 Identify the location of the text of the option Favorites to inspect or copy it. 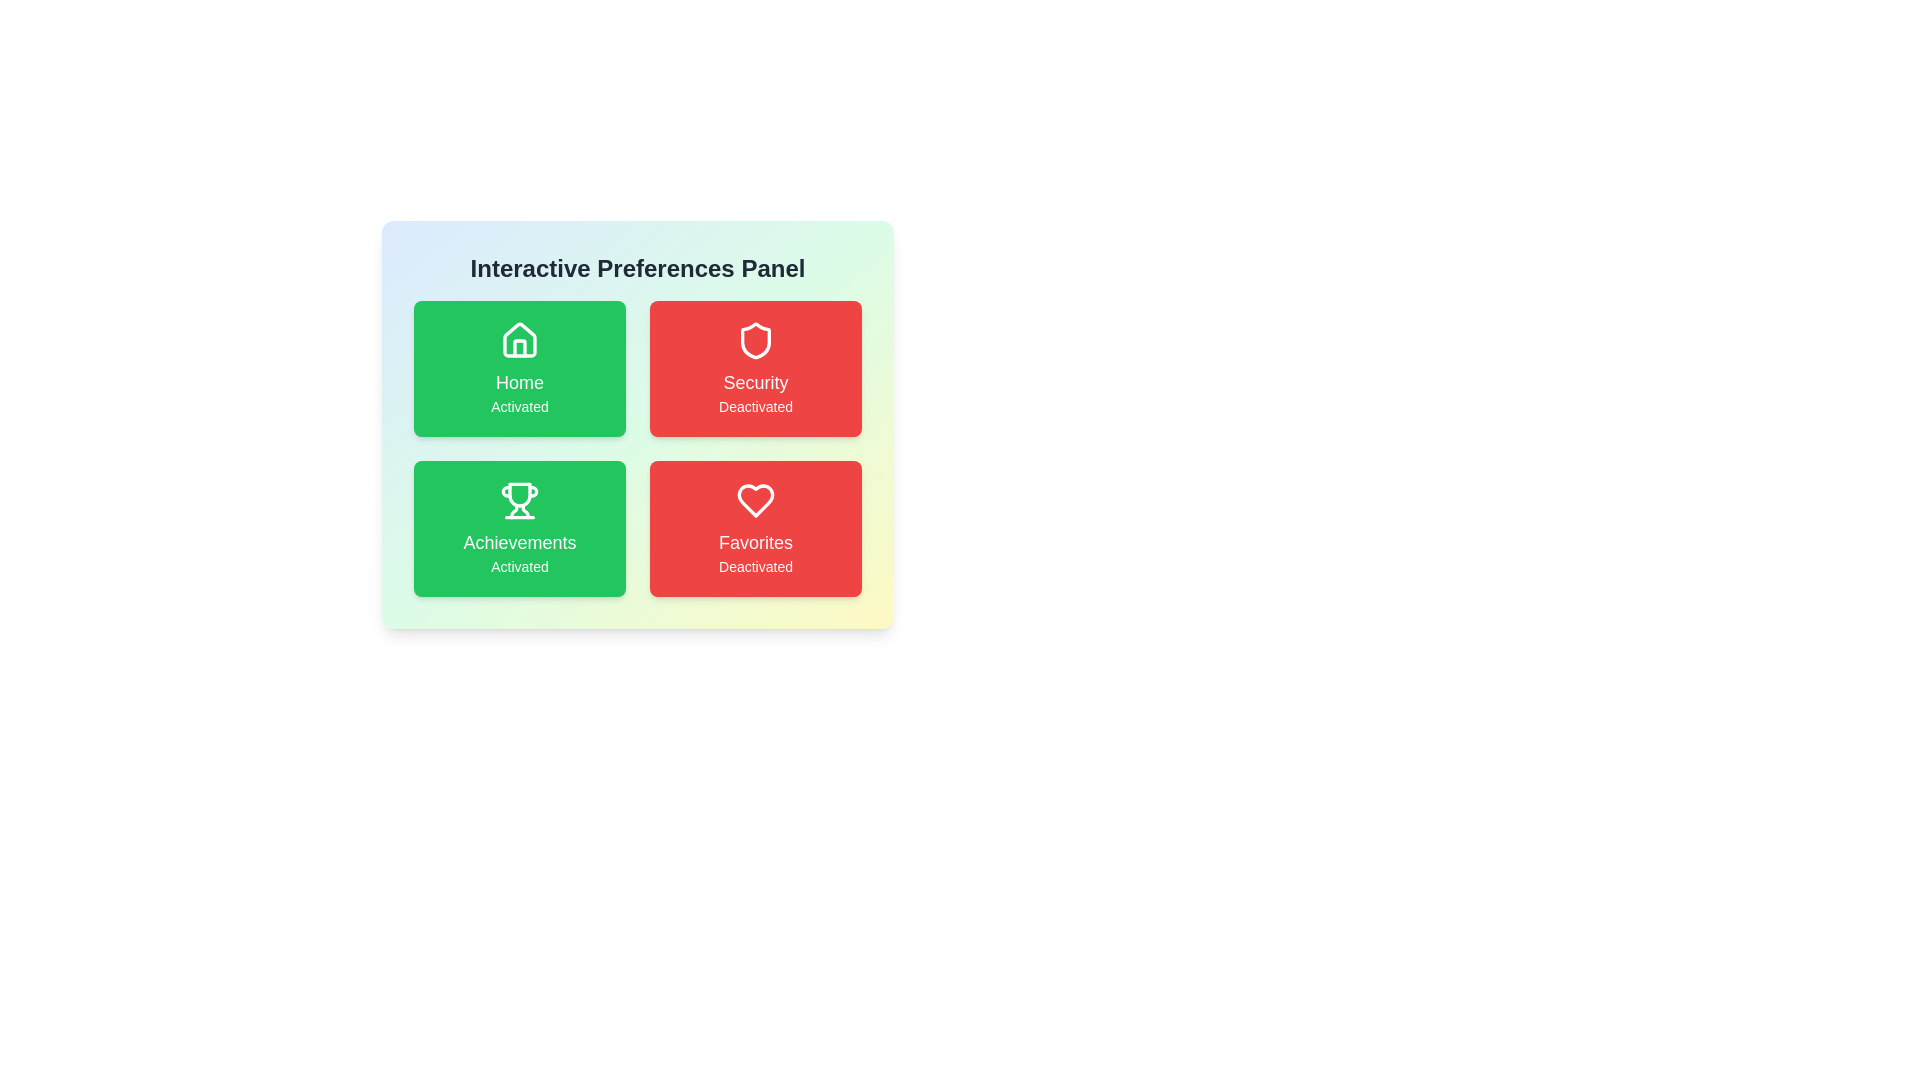
(754, 527).